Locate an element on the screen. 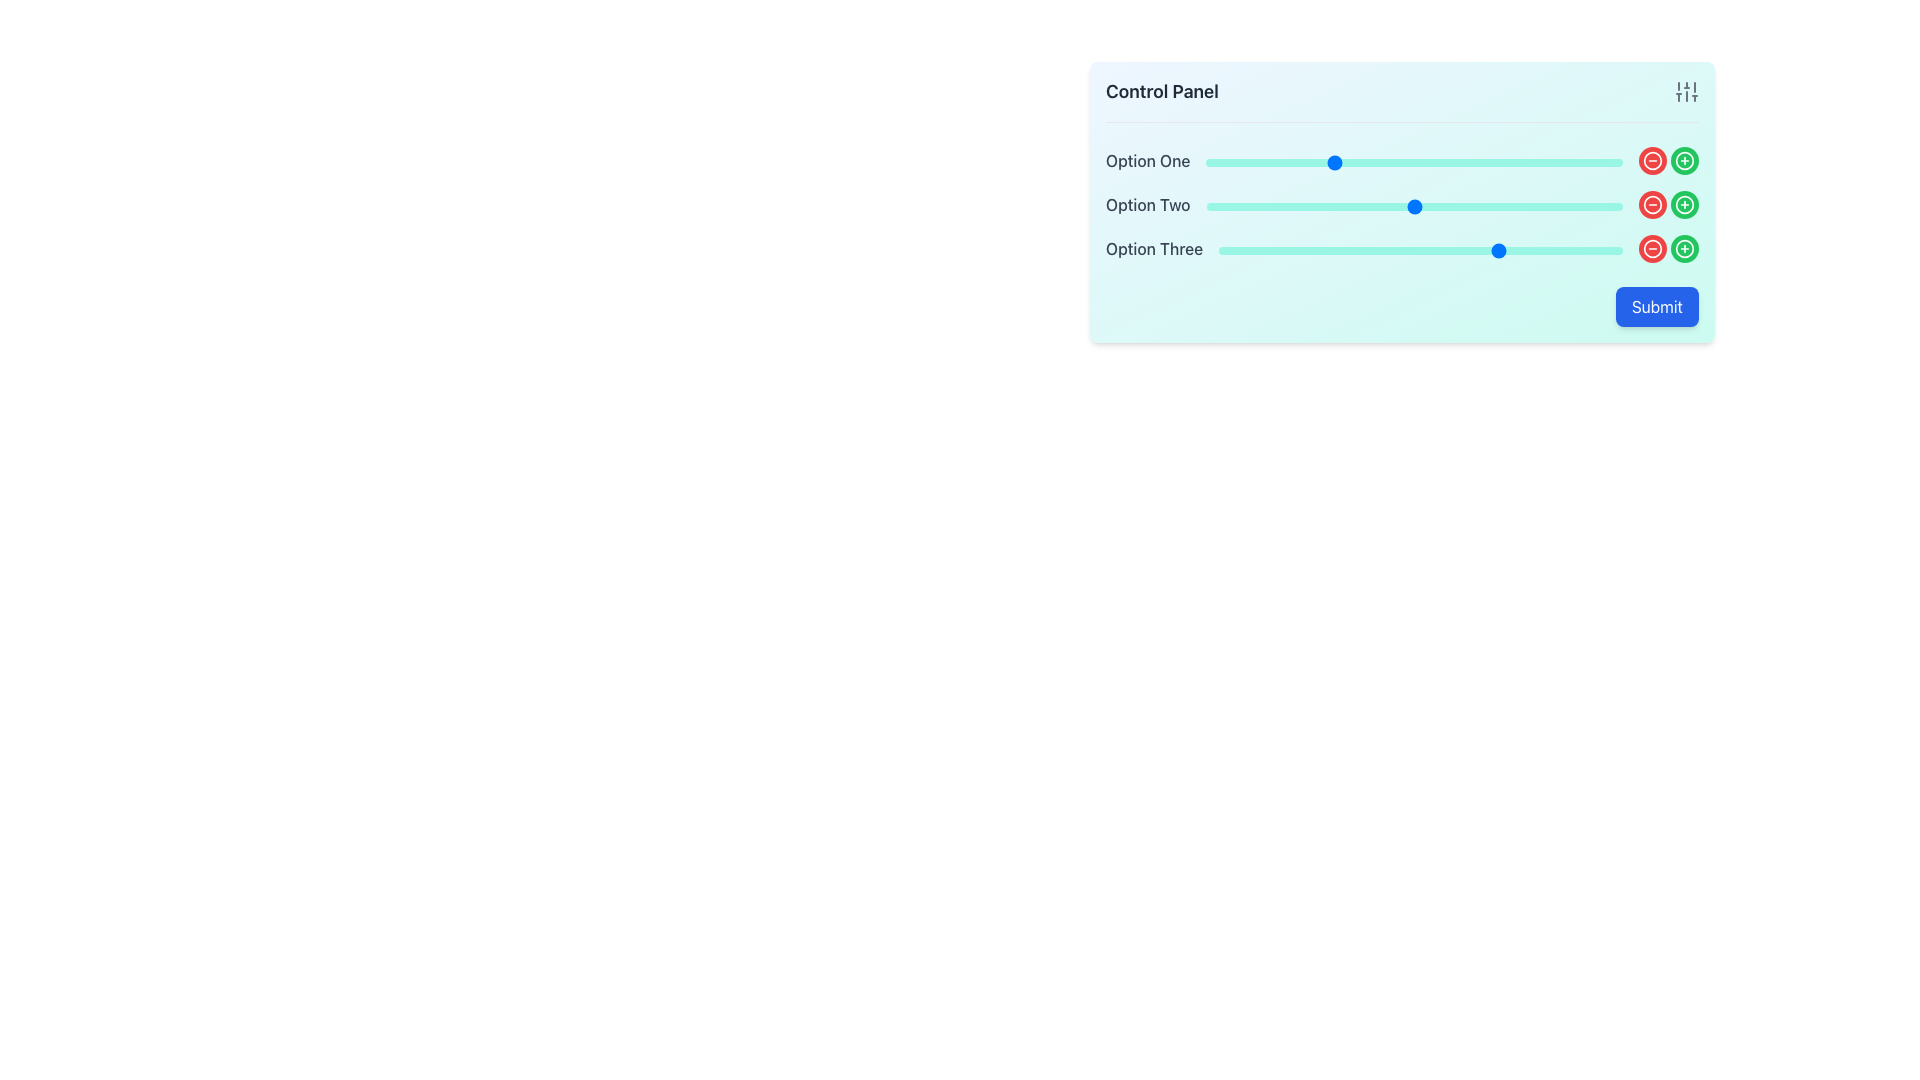 The image size is (1920, 1080). the red circular minus button located to the right of the second horizontal slider in the control panel to decrement the slider value is located at coordinates (1652, 248).